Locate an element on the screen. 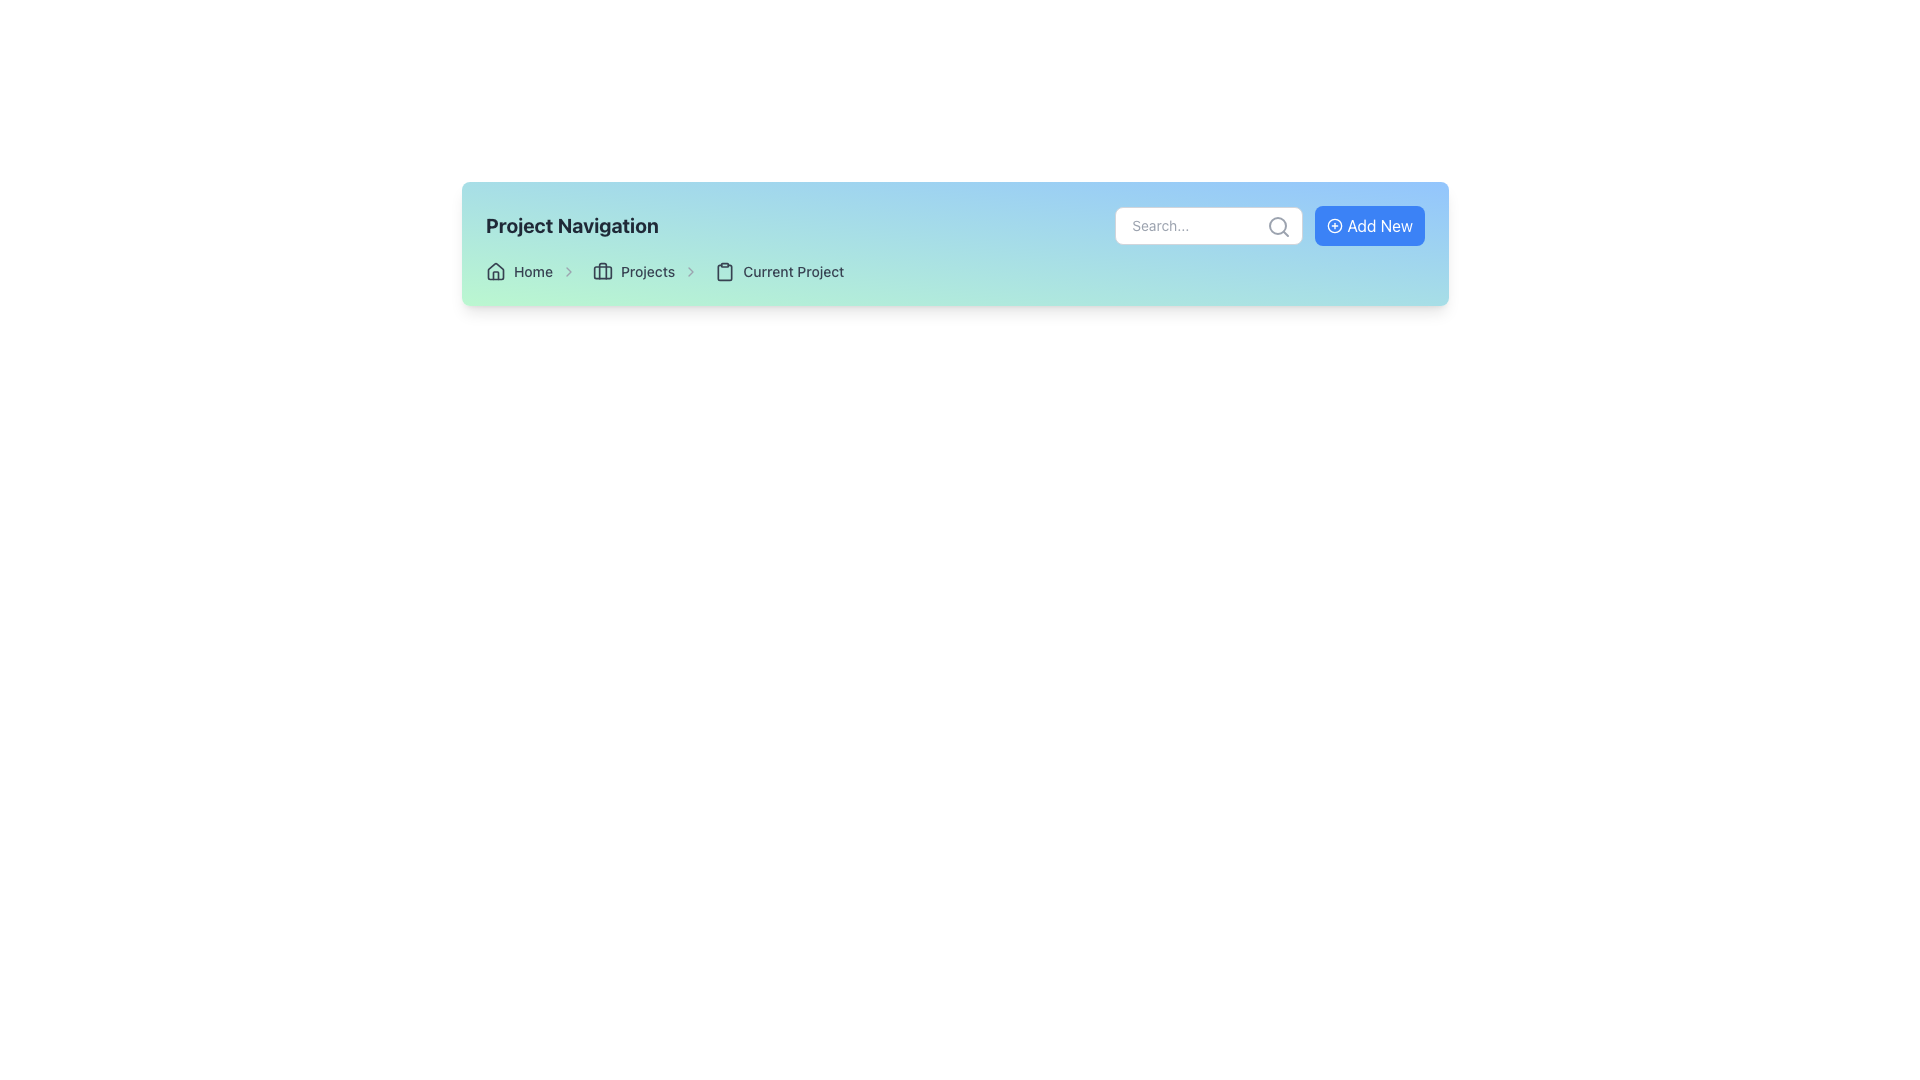  the briefcase icon located in the breadcrumb navigation bar next to the 'Projects' label is located at coordinates (602, 272).